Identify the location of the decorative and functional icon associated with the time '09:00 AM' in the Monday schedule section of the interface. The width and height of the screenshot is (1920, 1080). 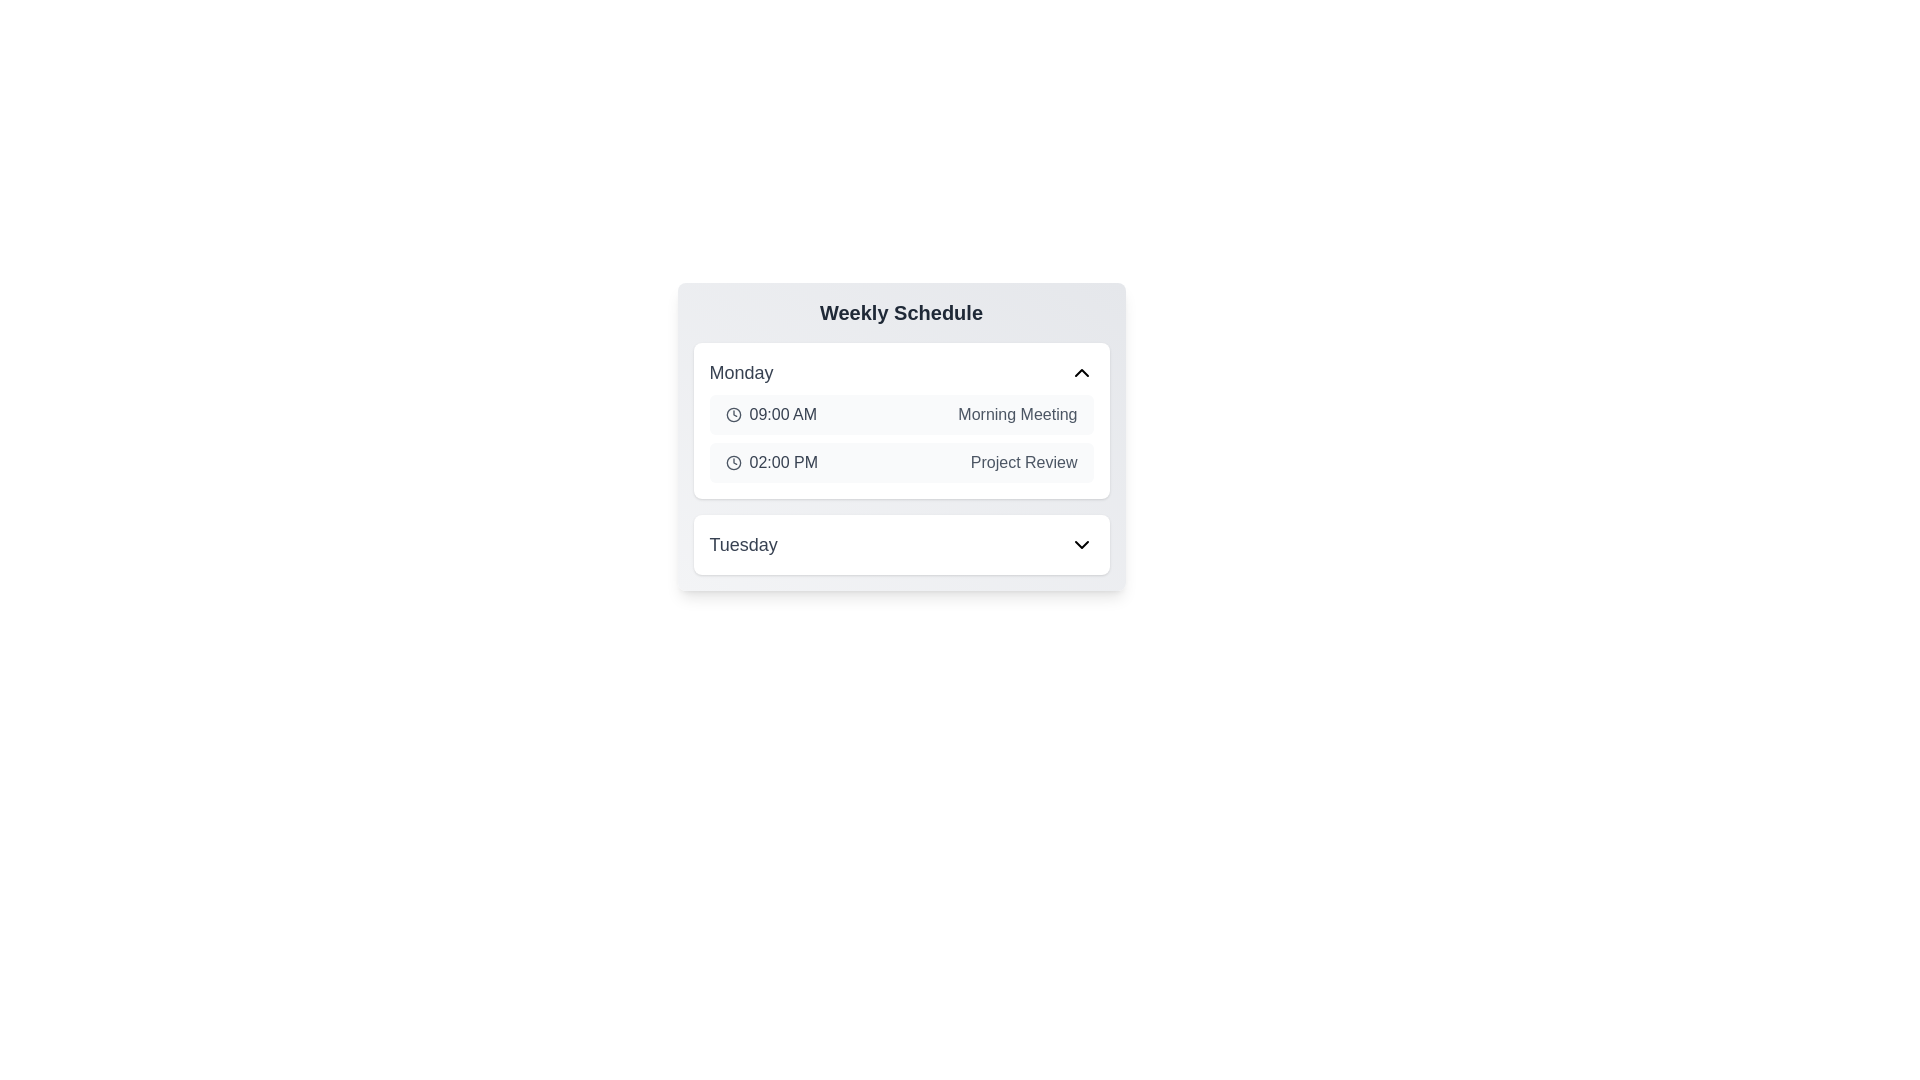
(732, 414).